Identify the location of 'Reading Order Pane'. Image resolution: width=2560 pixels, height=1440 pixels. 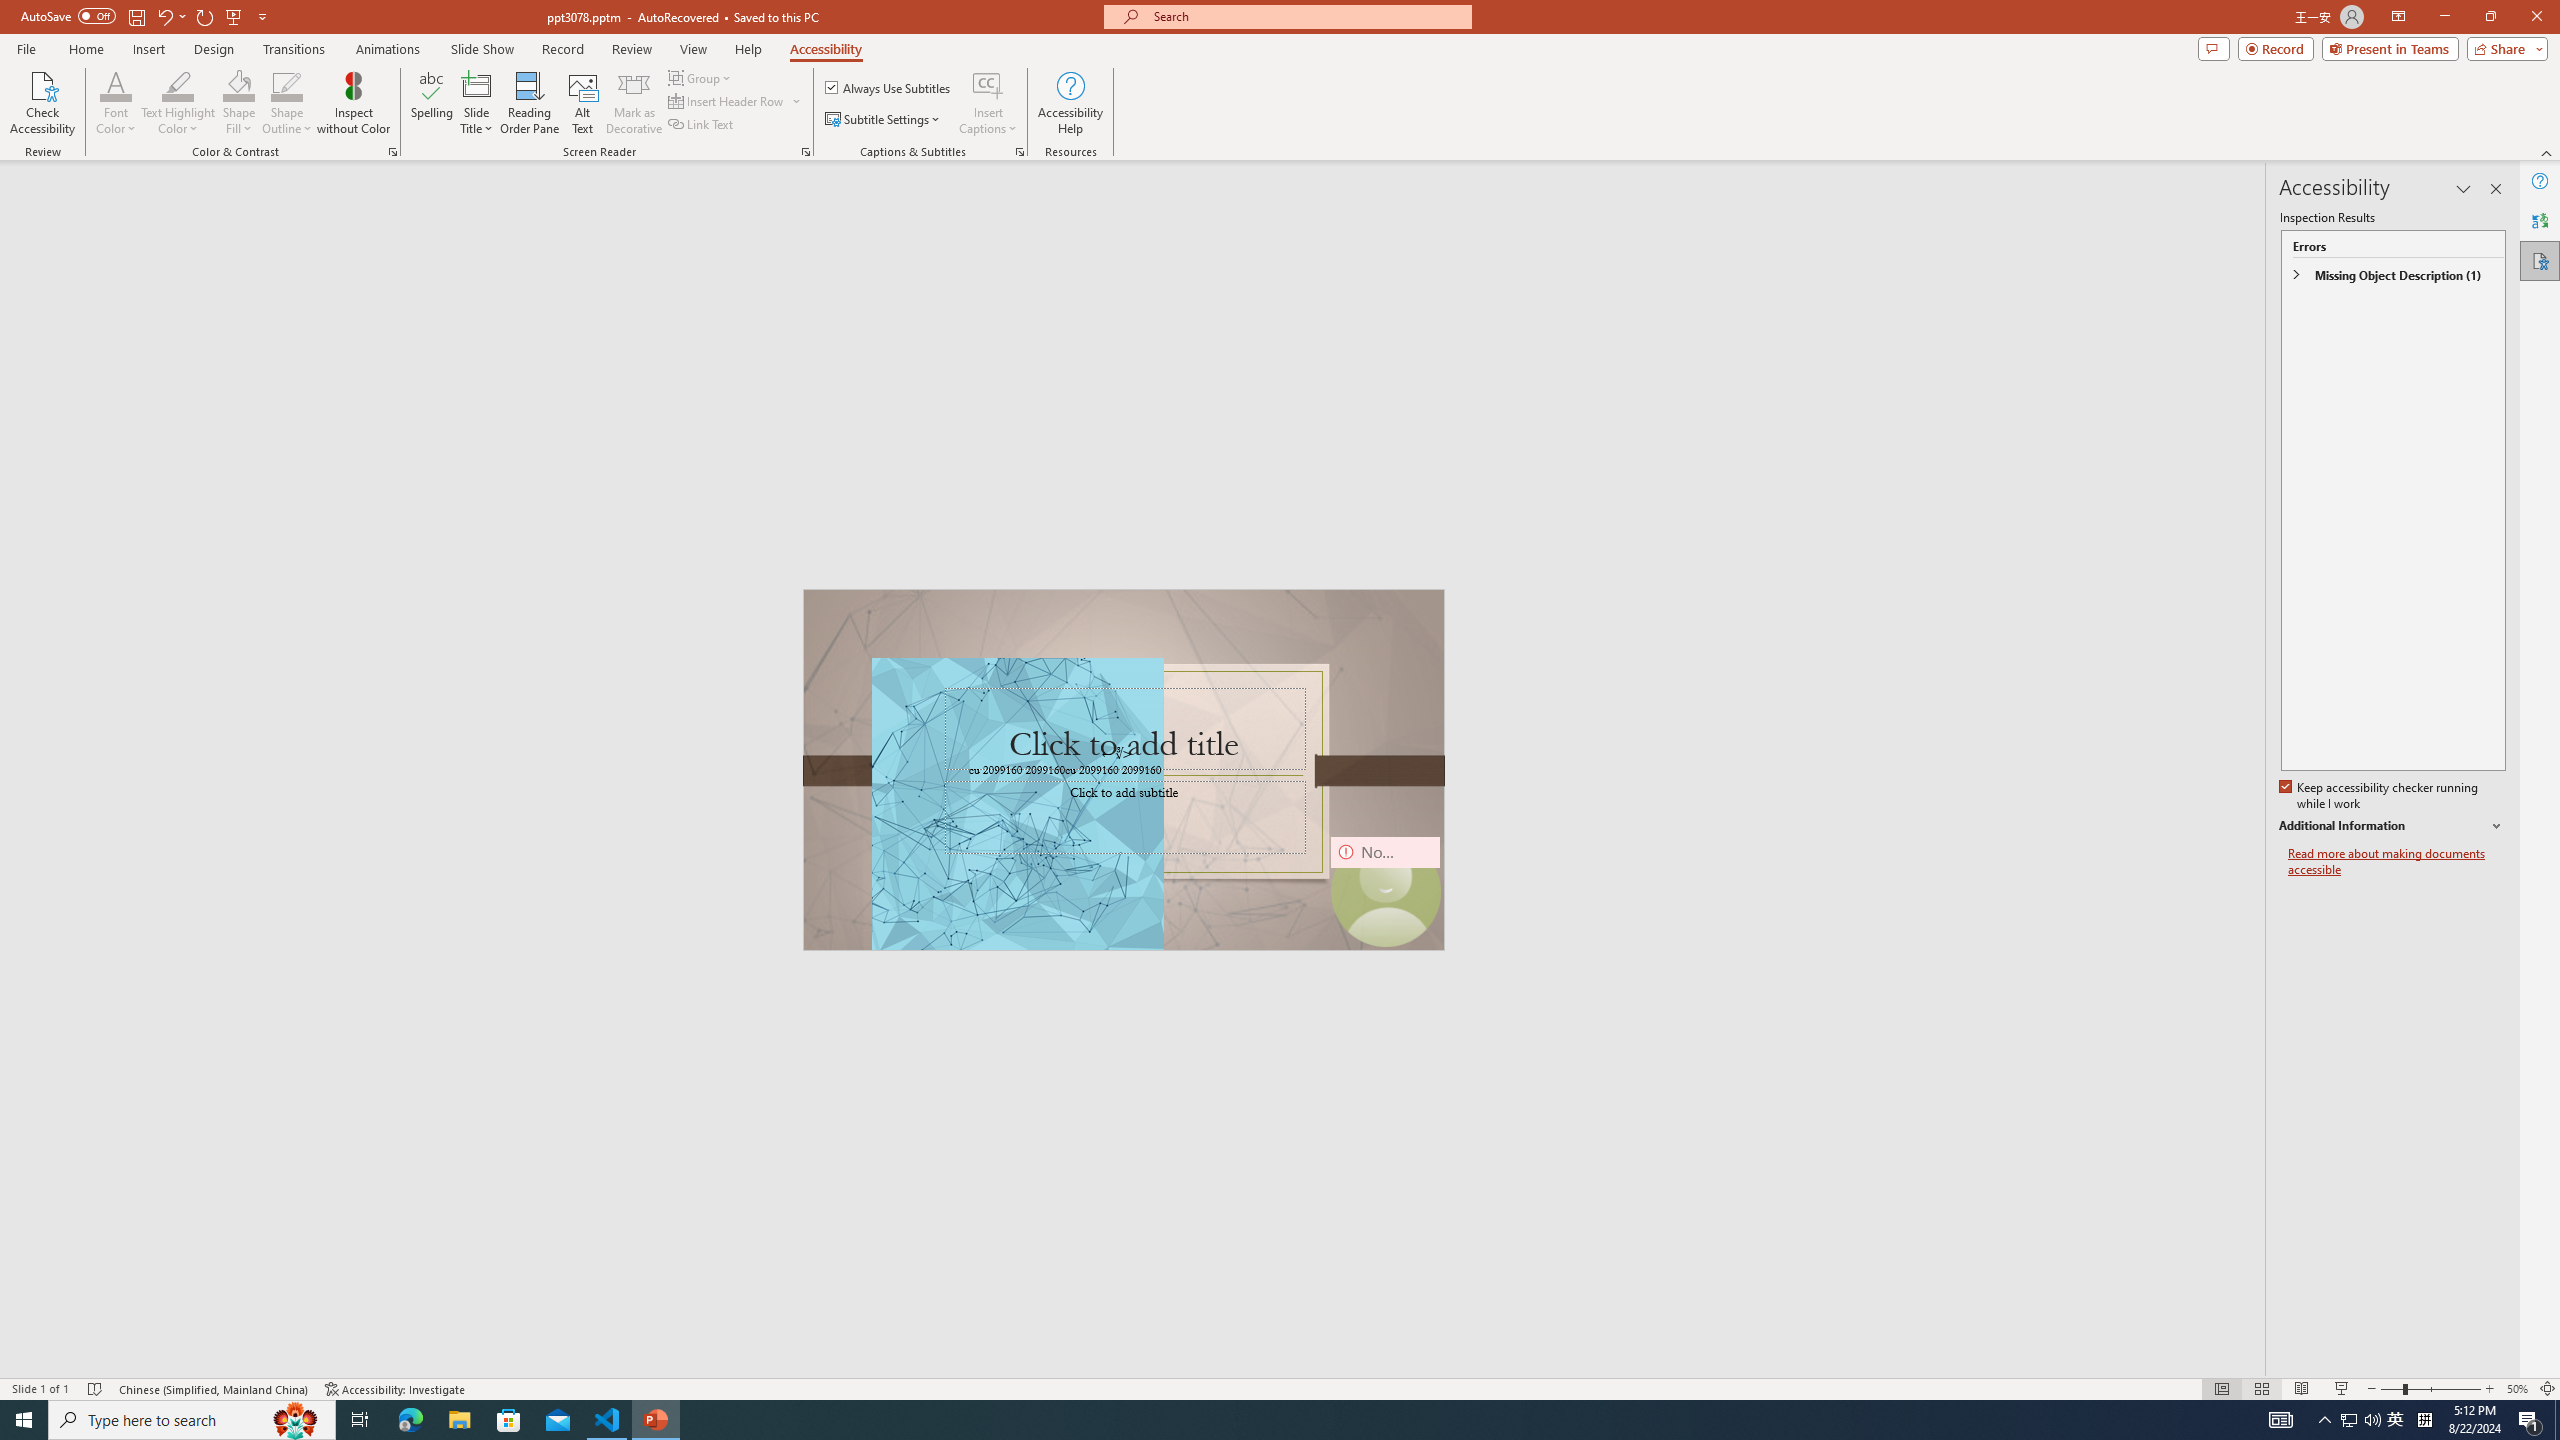
(530, 103).